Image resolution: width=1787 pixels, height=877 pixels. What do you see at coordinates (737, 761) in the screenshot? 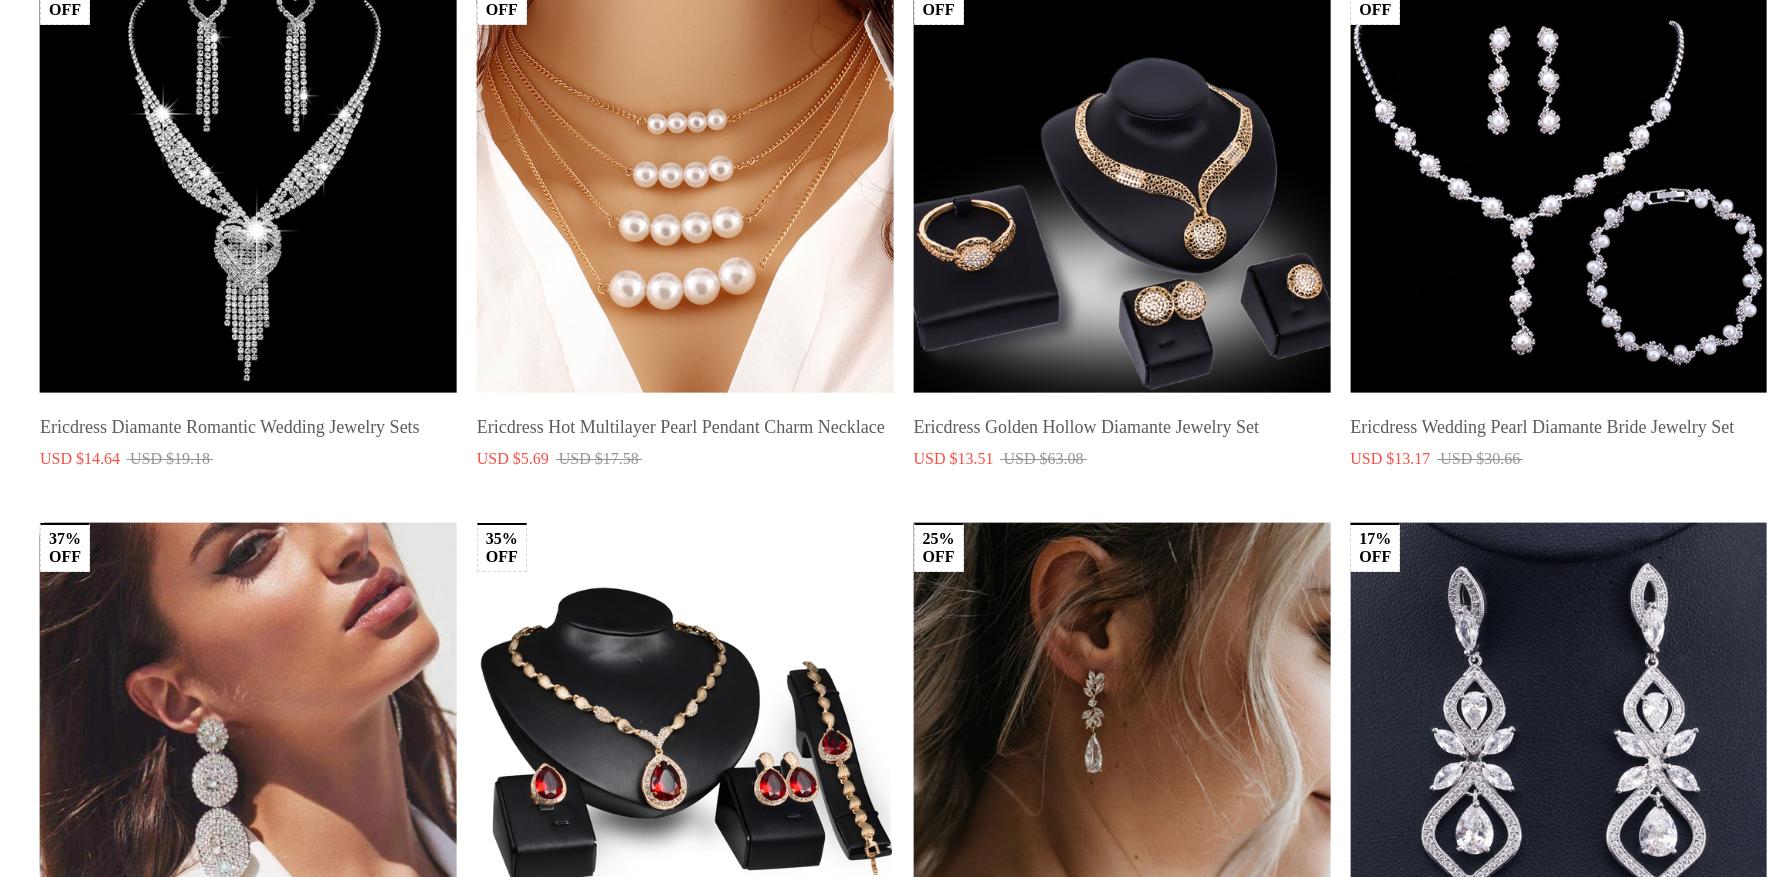
I see `'POLICYS'` at bounding box center [737, 761].